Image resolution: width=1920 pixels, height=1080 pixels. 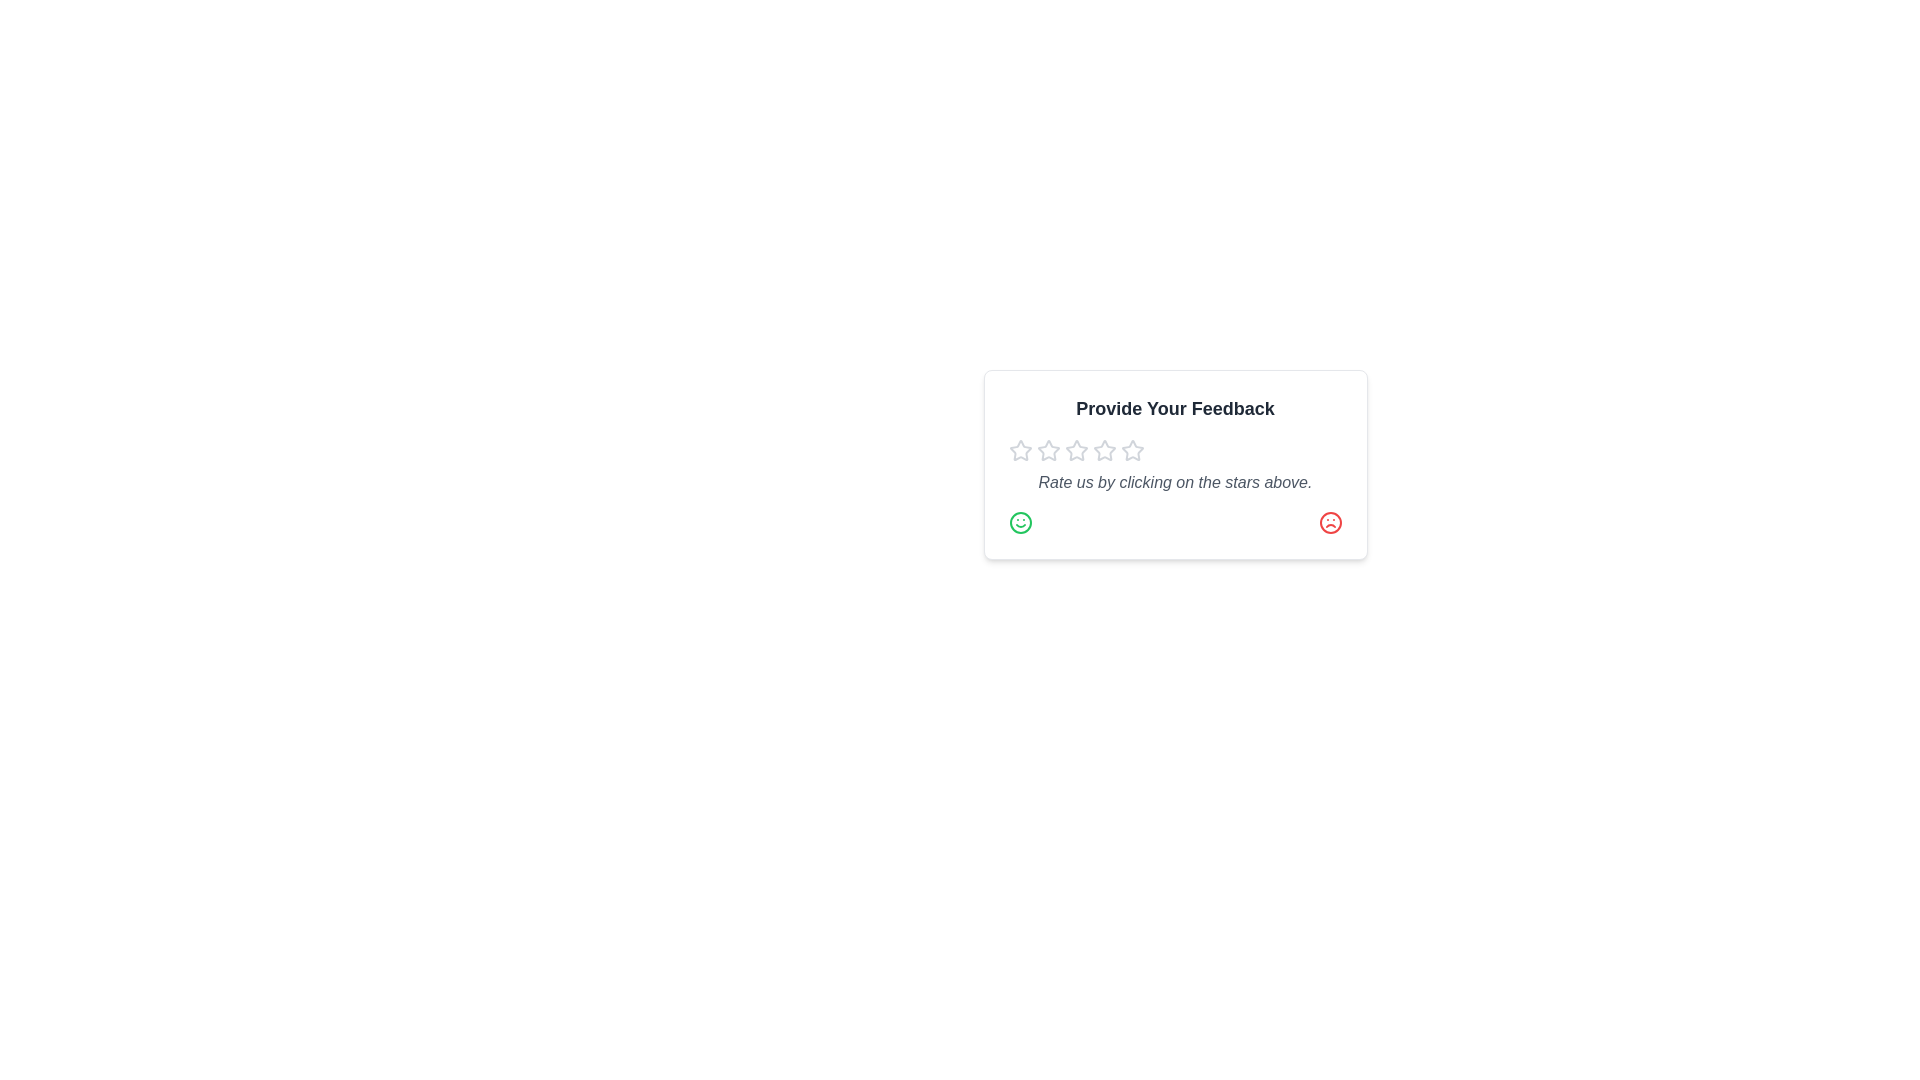 What do you see at coordinates (1103, 450) in the screenshot?
I see `the second star-shaped icon in the feedback form` at bounding box center [1103, 450].